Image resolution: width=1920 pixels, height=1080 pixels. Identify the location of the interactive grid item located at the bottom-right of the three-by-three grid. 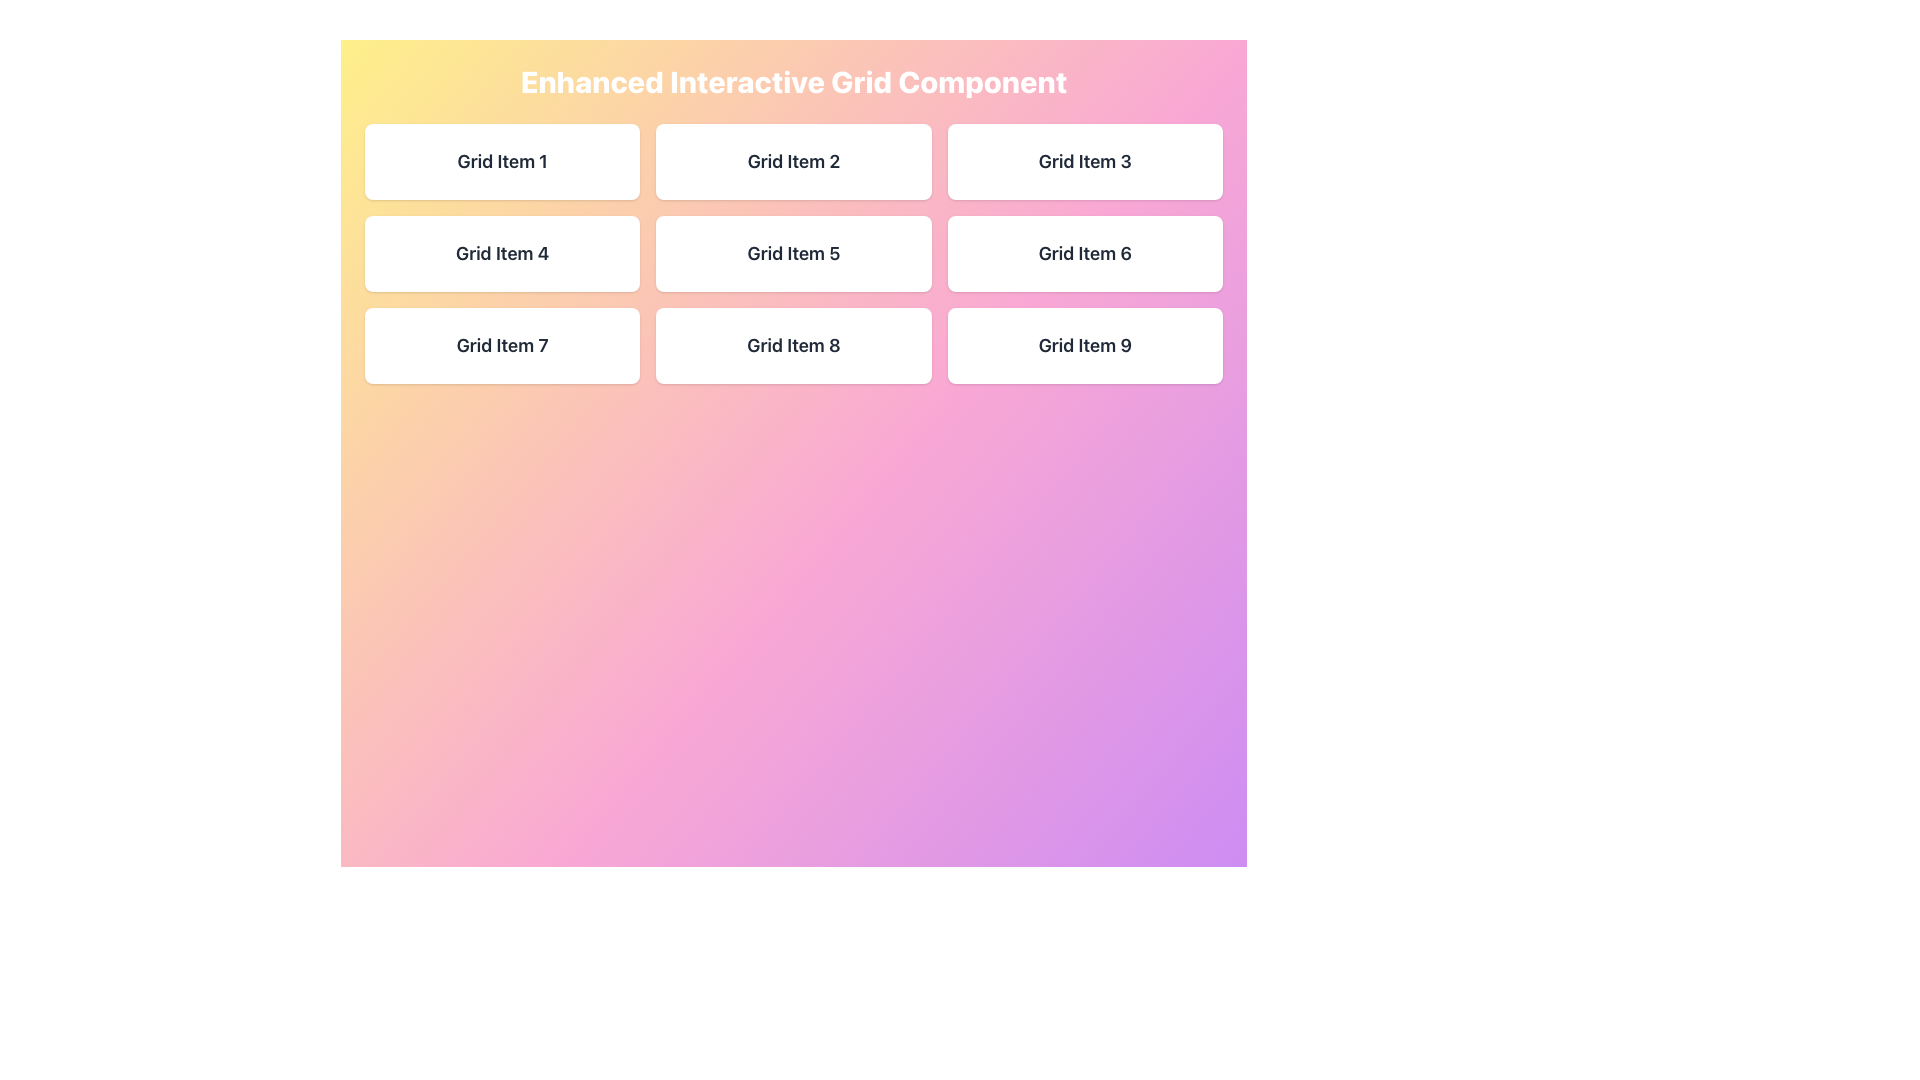
(1084, 345).